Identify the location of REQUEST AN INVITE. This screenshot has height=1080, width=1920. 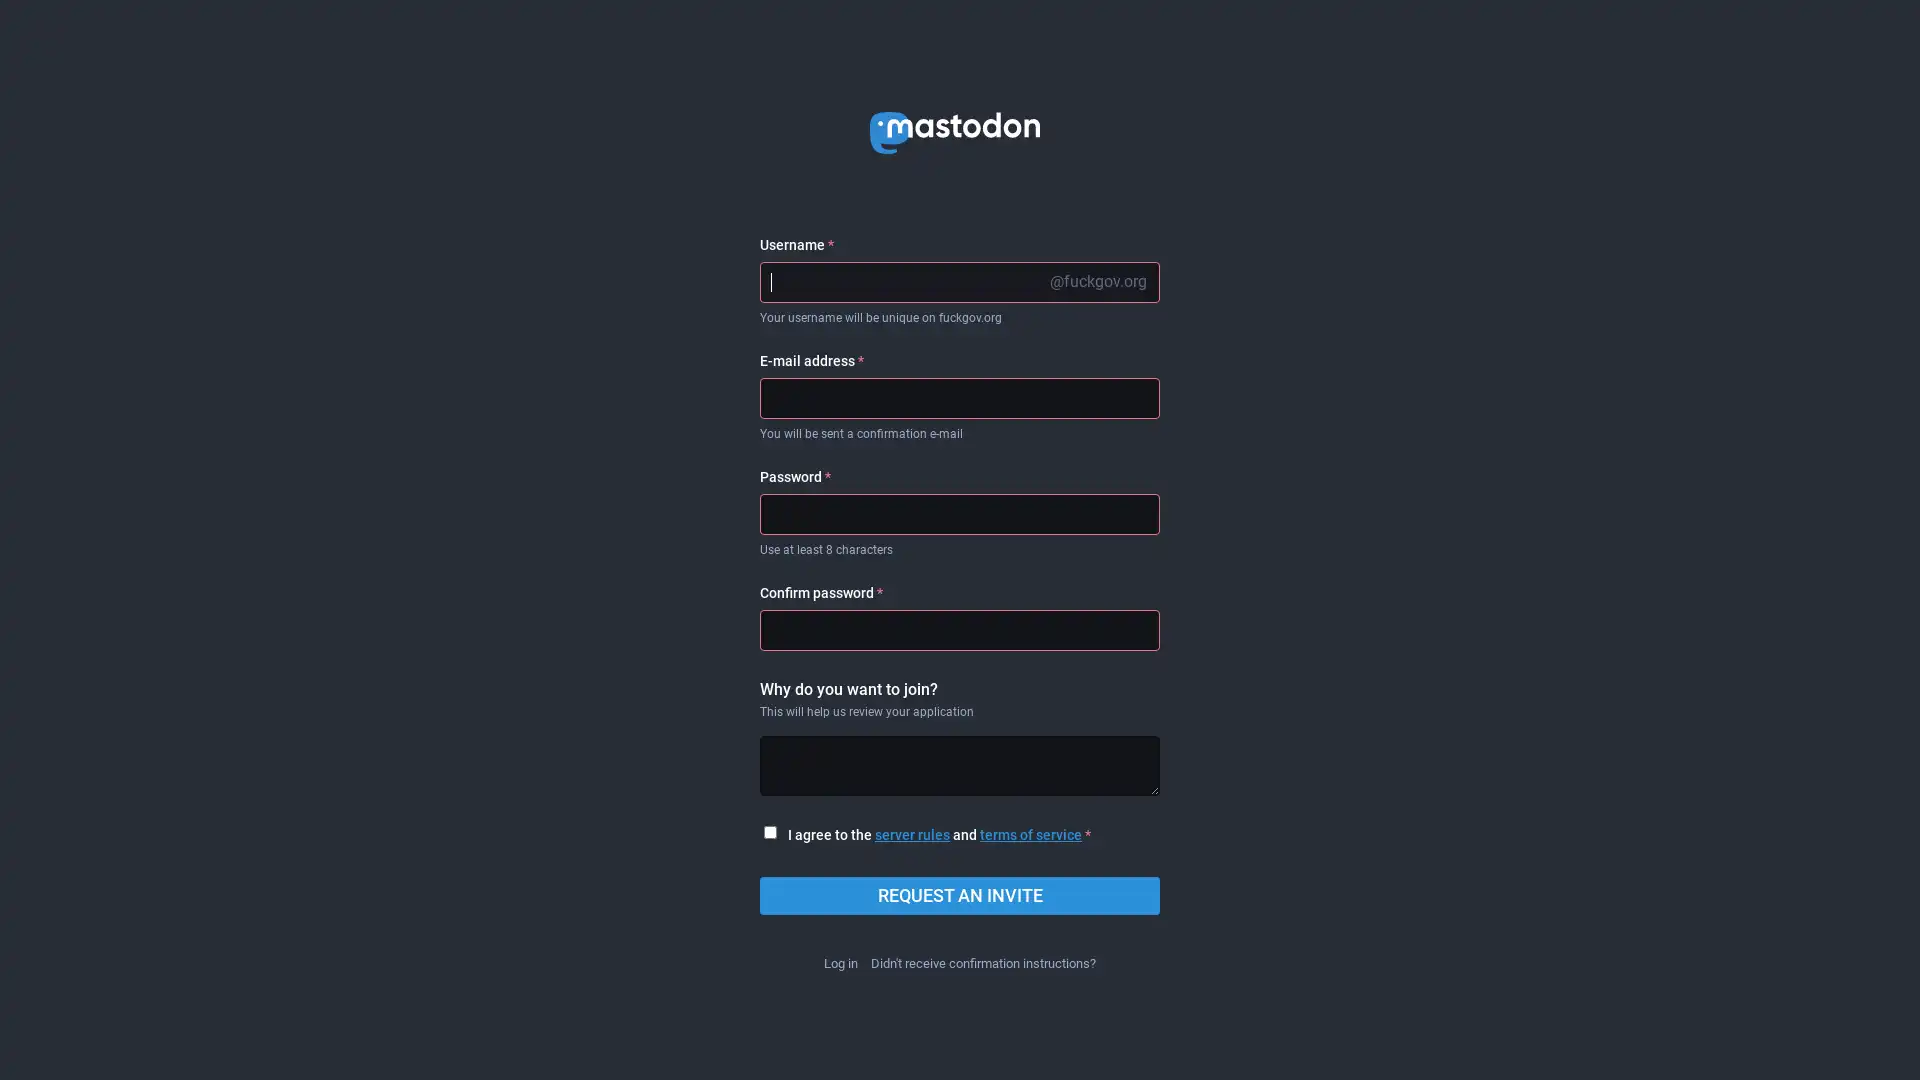
(960, 894).